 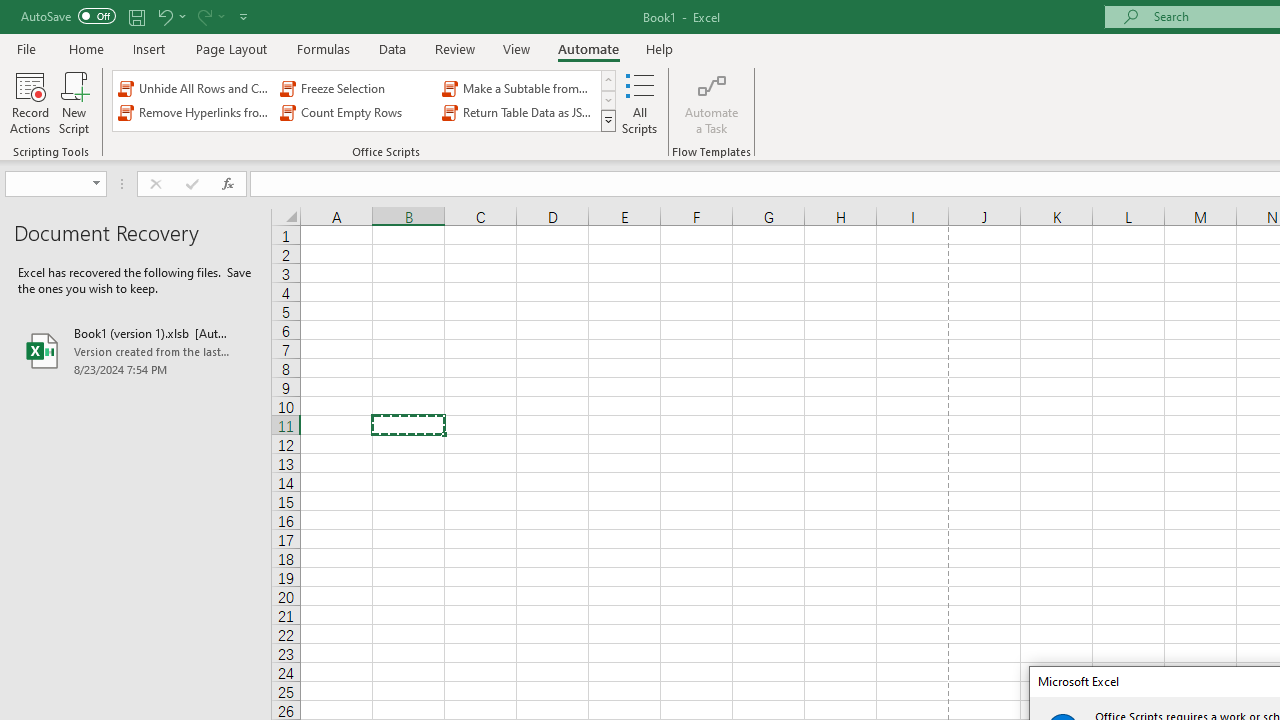 I want to click on 'Automate', so click(x=587, y=48).